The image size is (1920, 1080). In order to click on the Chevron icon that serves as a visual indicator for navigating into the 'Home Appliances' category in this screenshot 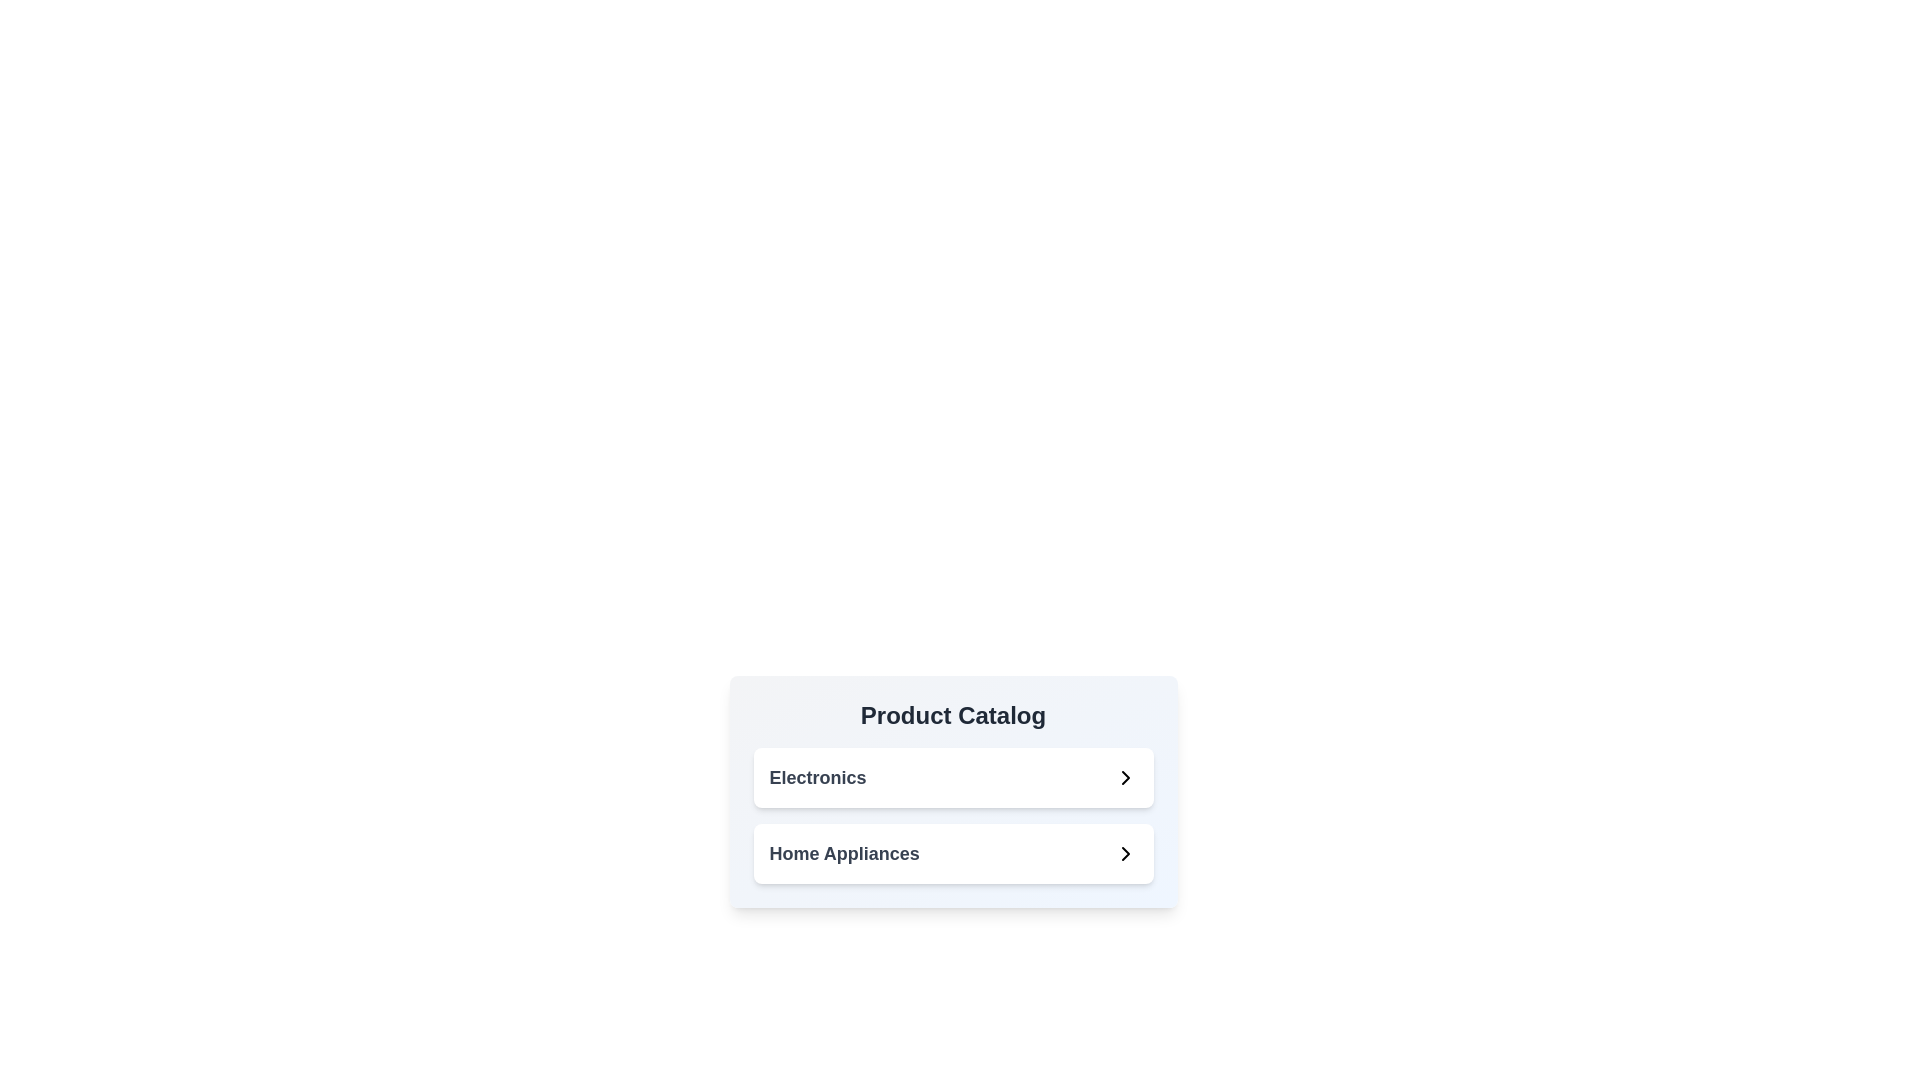, I will do `click(1125, 853)`.